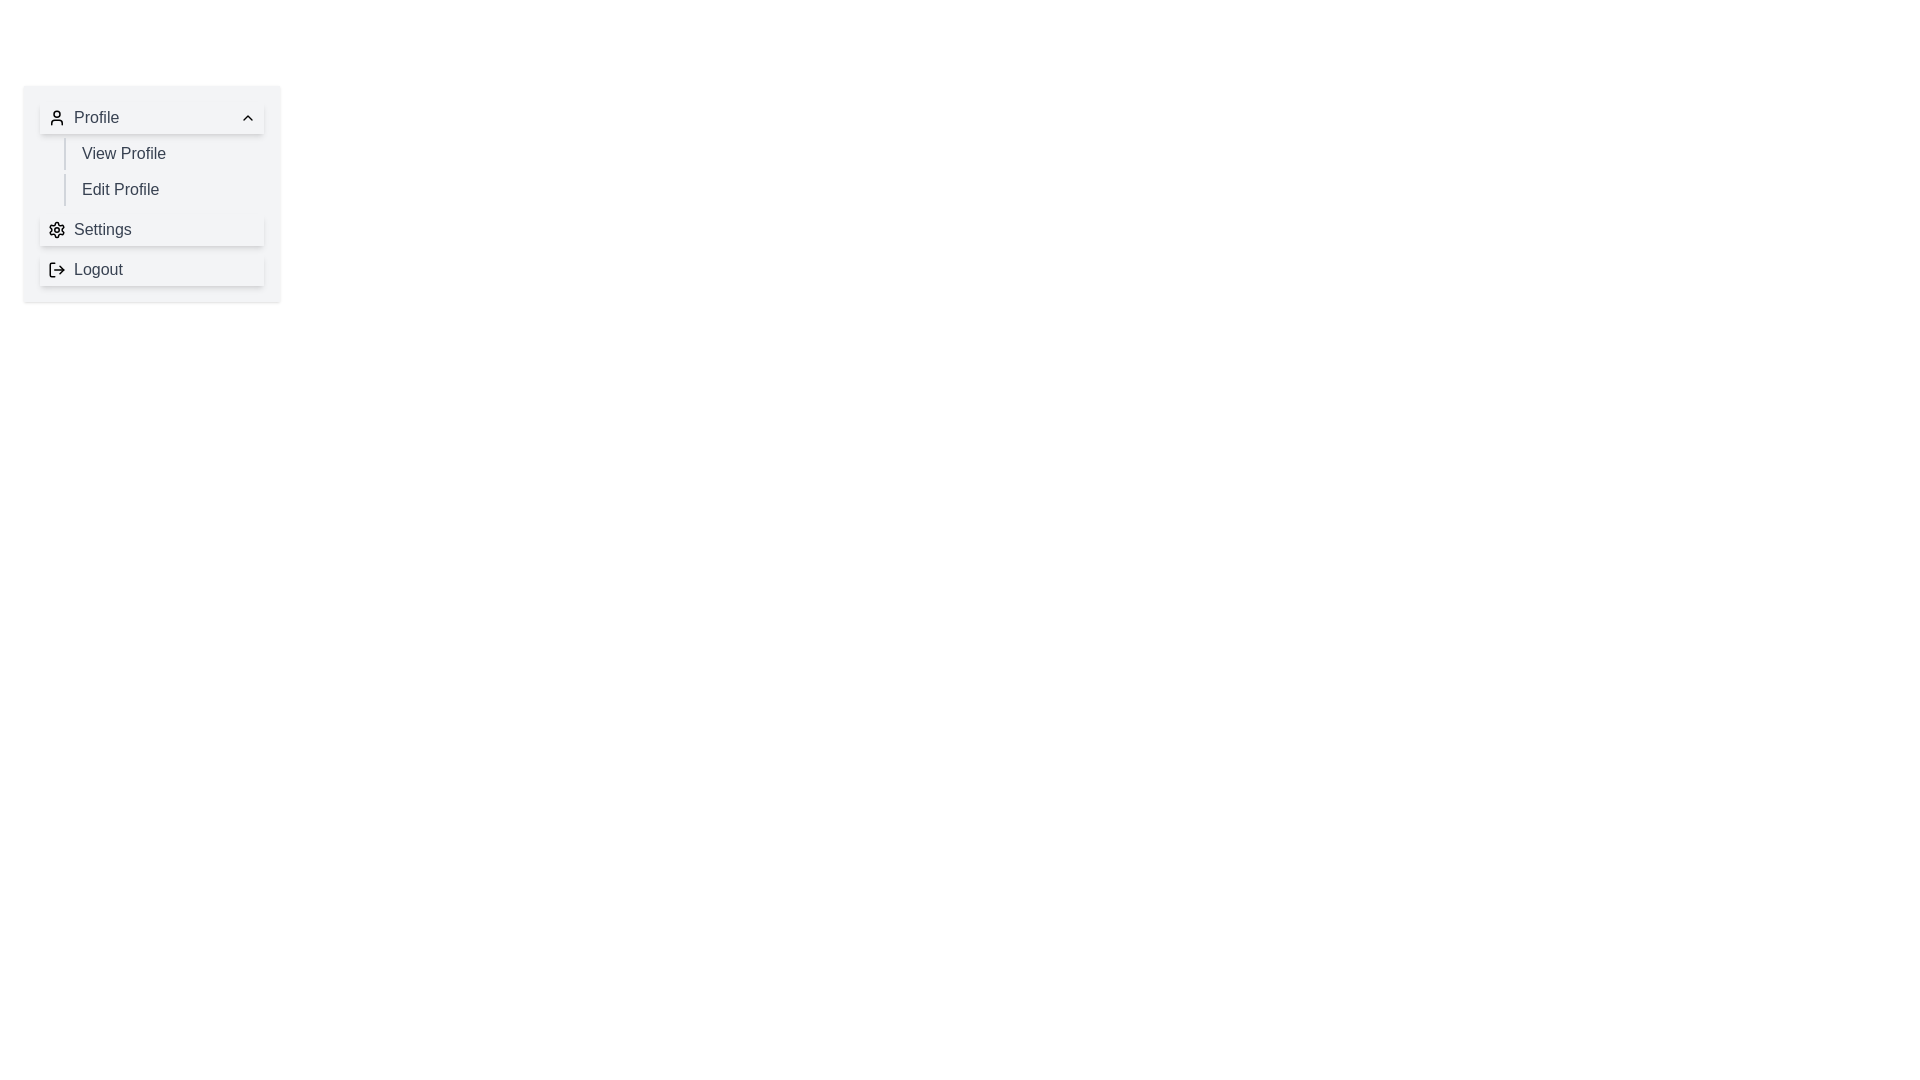  I want to click on the text label reading 'View Profile', which is styled in gray and located under the 'Profile' menu in the dropdown, so click(123, 153).